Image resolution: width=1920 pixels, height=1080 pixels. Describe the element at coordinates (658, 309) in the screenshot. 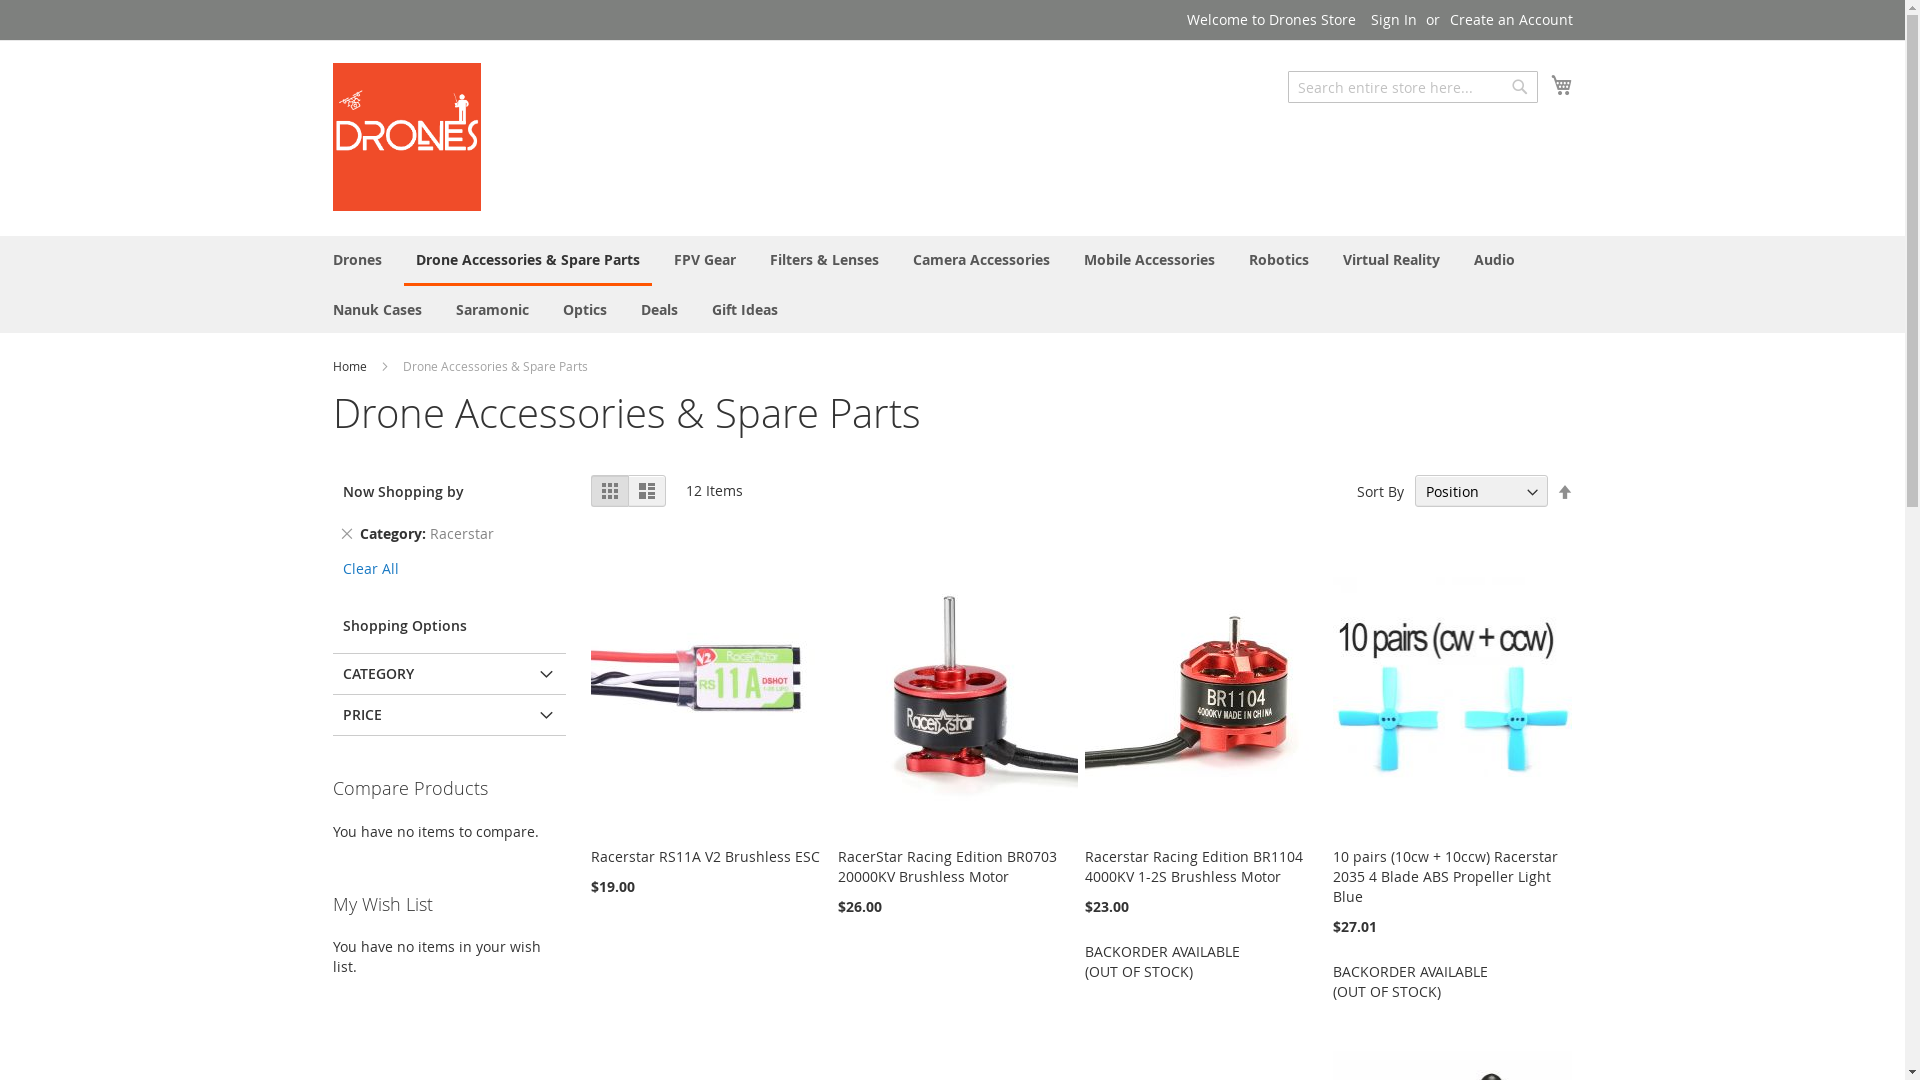

I see `'Deals'` at that location.